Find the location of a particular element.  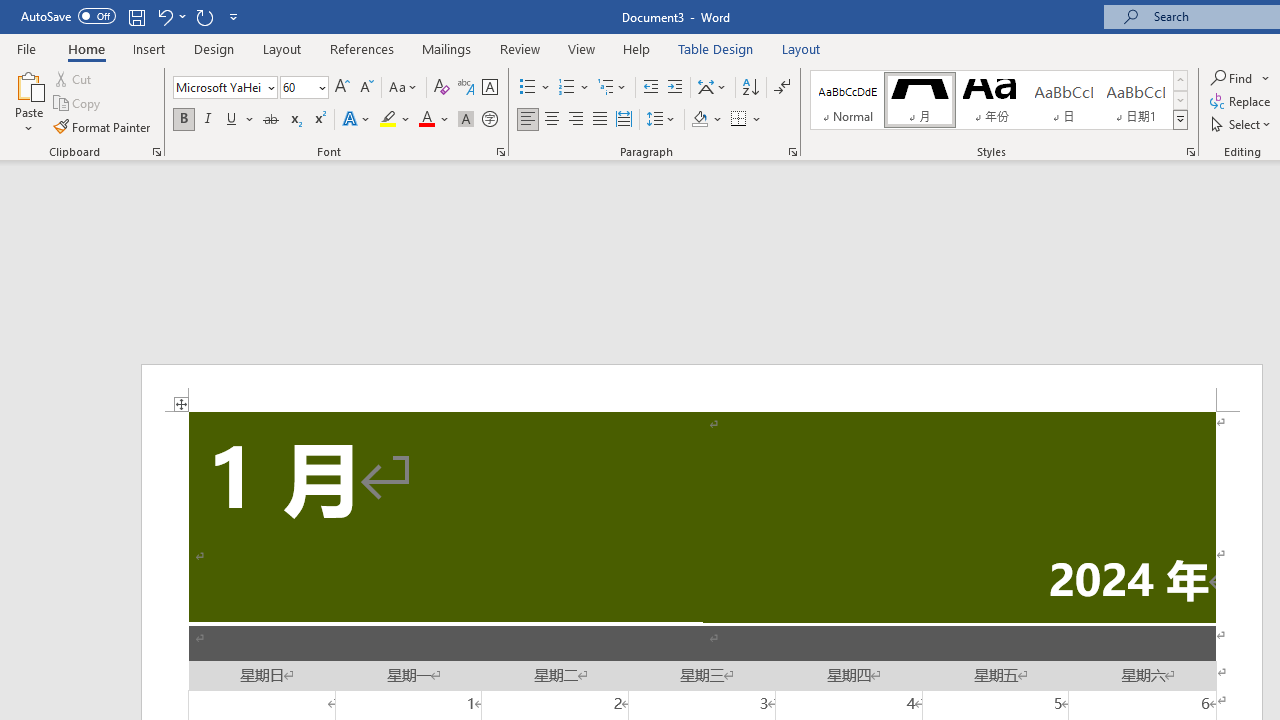

'Text Highlight Color Yellow' is located at coordinates (388, 119).